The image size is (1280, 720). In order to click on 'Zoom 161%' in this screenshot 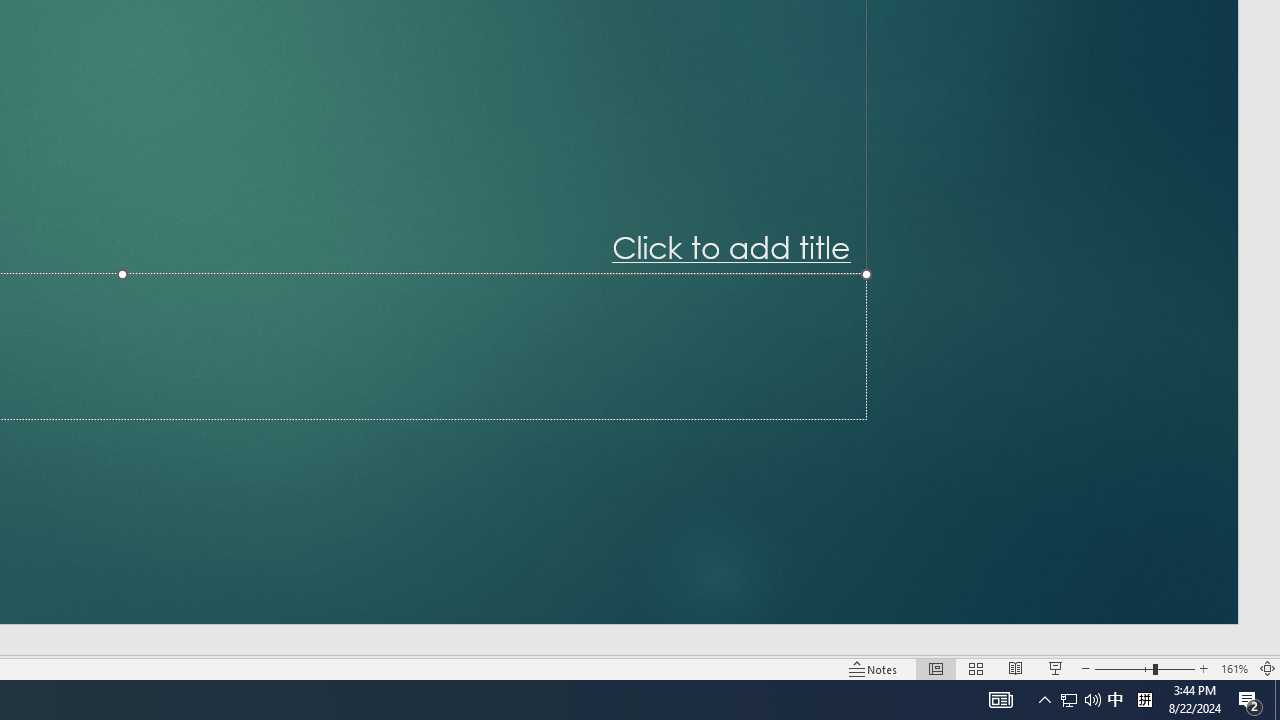, I will do `click(1233, 669)`.